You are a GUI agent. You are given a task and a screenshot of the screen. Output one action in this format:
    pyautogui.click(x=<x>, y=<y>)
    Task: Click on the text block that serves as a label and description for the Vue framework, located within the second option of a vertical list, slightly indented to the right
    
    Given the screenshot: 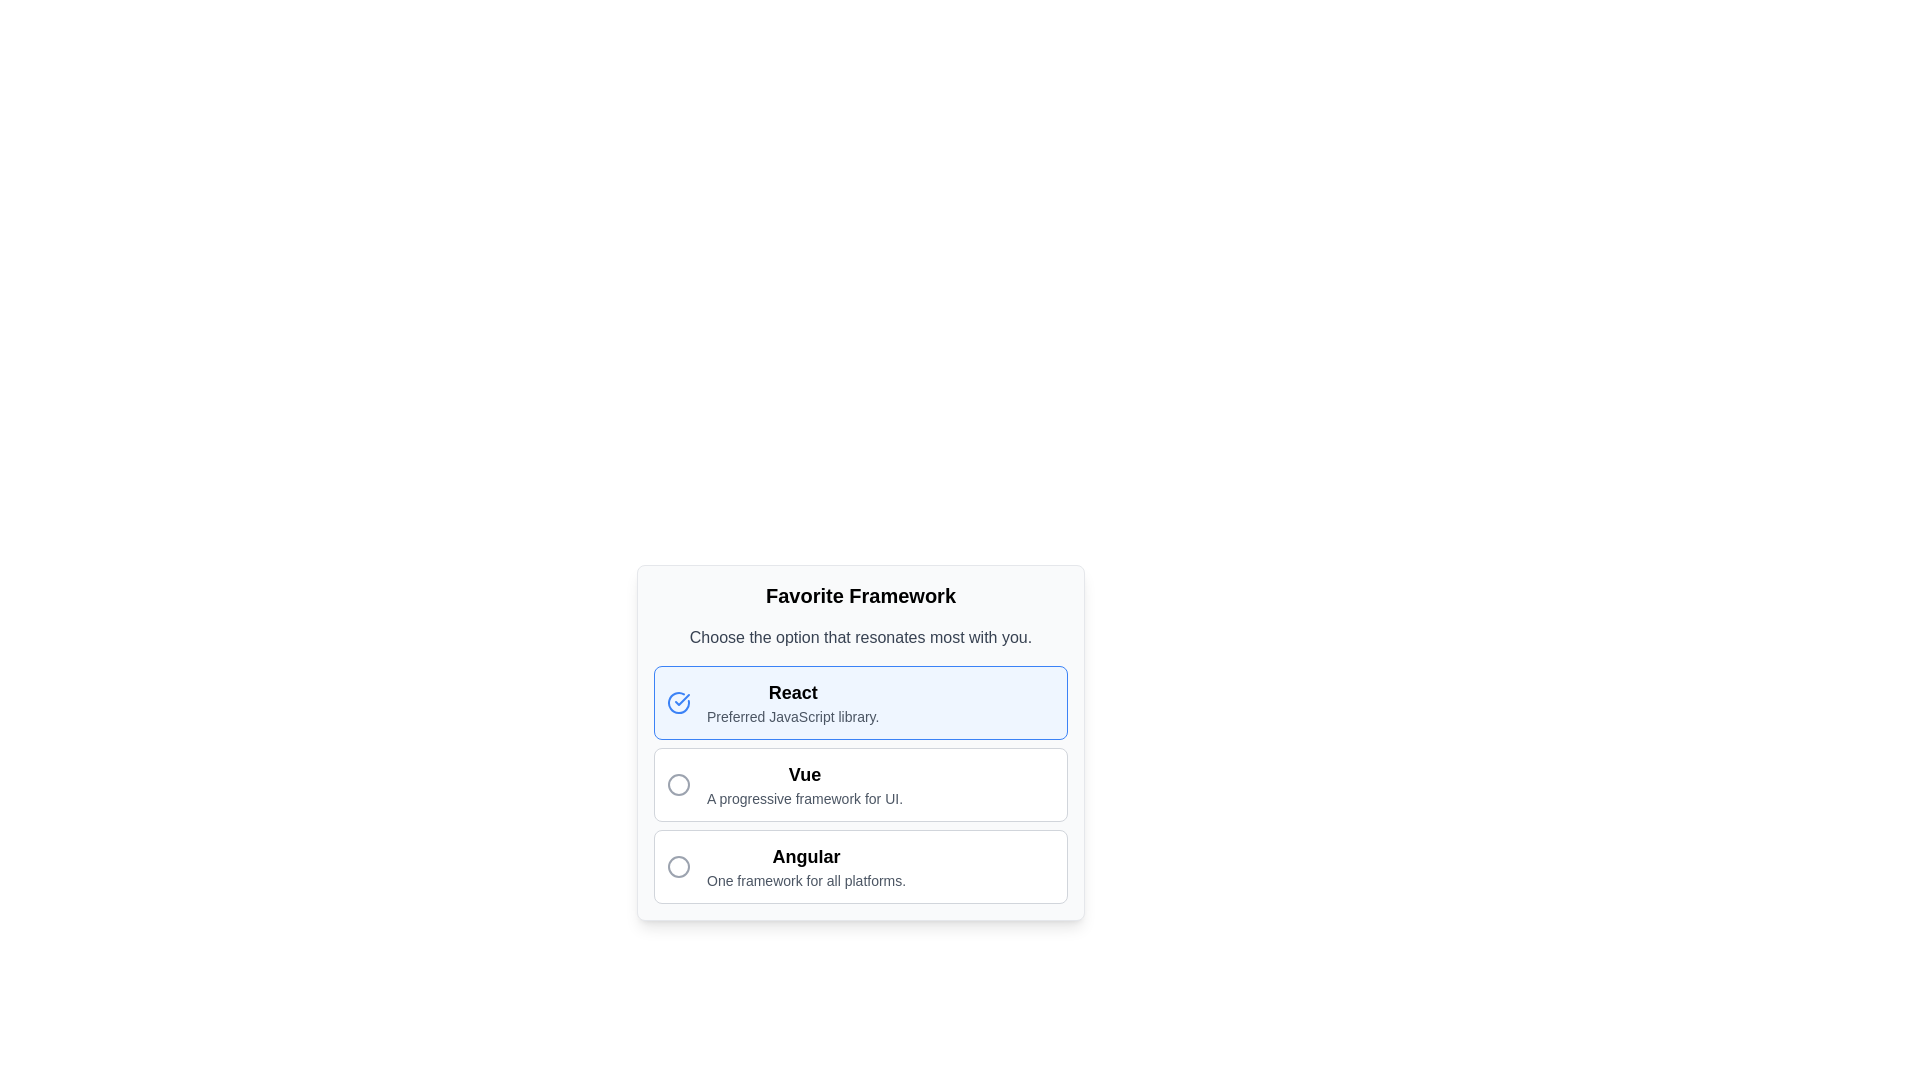 What is the action you would take?
    pyautogui.click(x=805, y=784)
    